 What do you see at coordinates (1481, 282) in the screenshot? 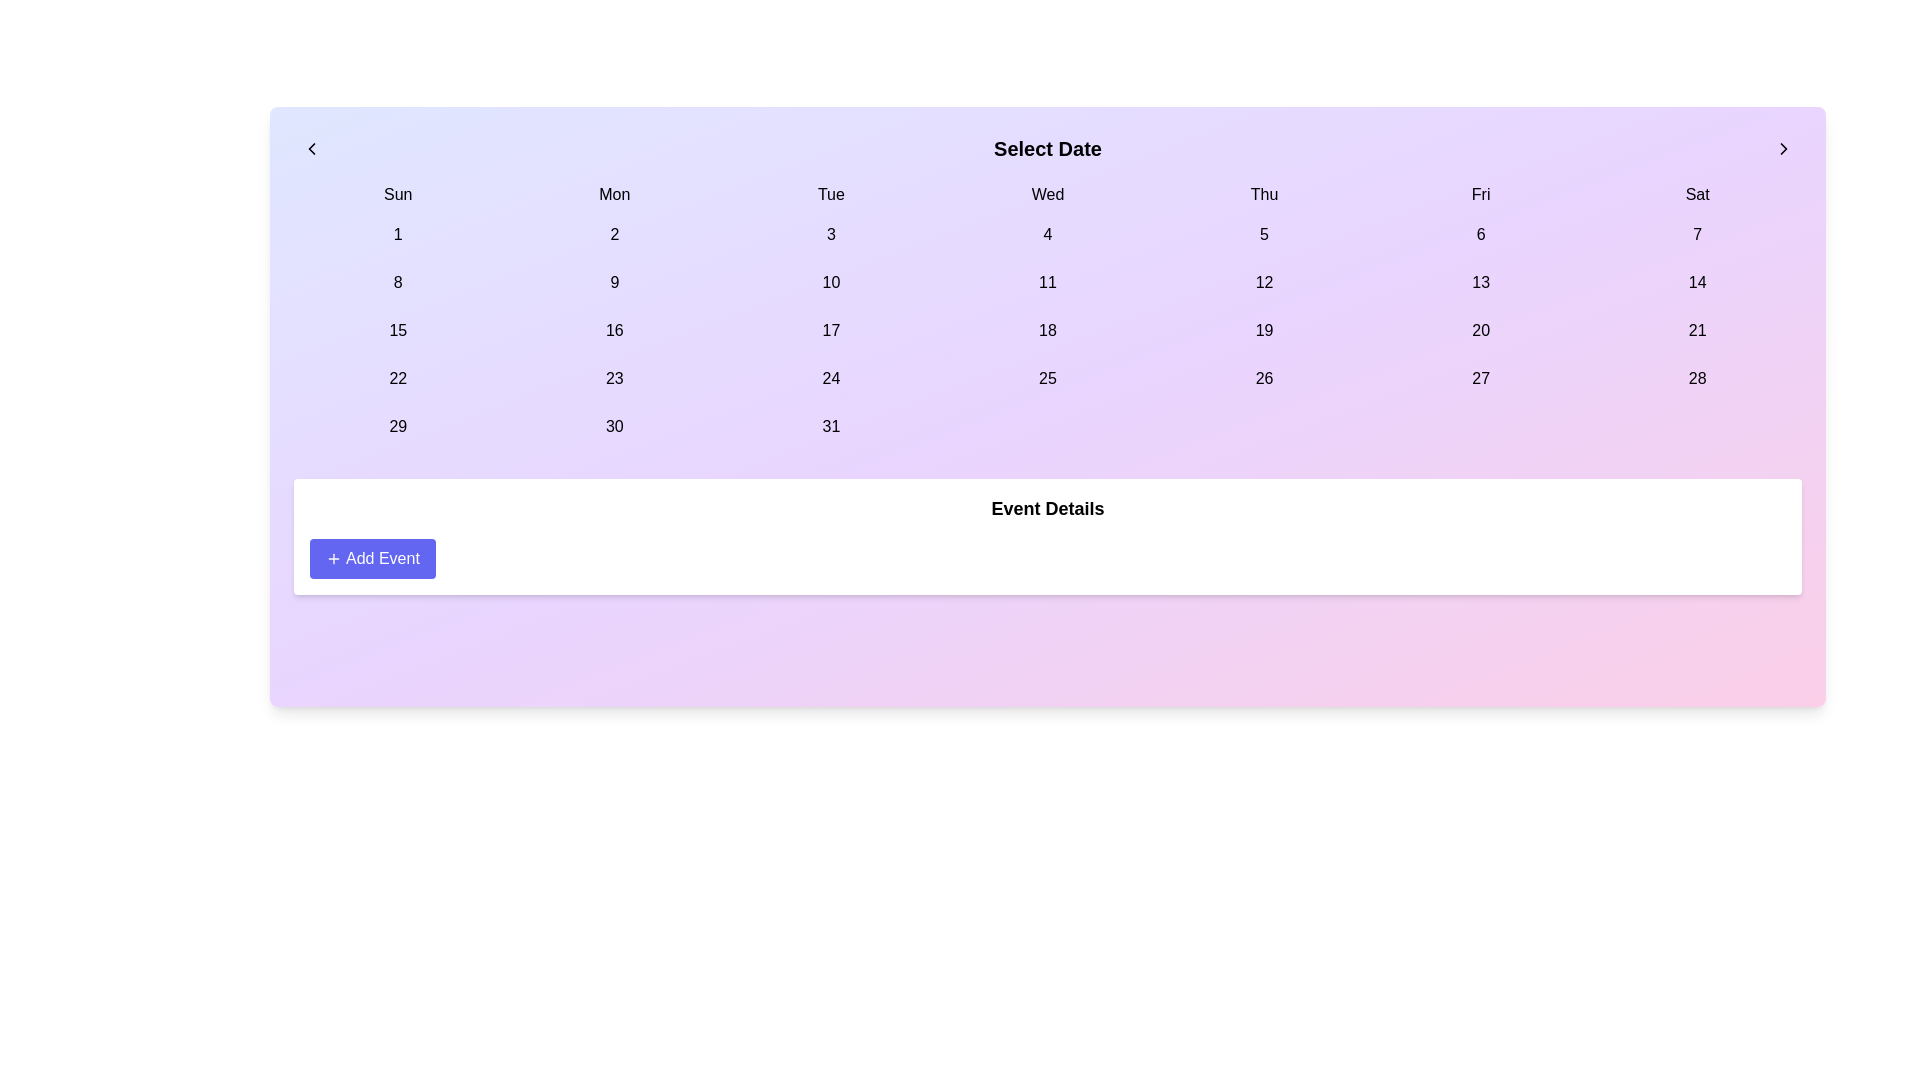
I see `the button labeled '13', which is a rounded rectangular box located under the header 'Fri' in the fourth row and sixth column of the calendar layout` at bounding box center [1481, 282].